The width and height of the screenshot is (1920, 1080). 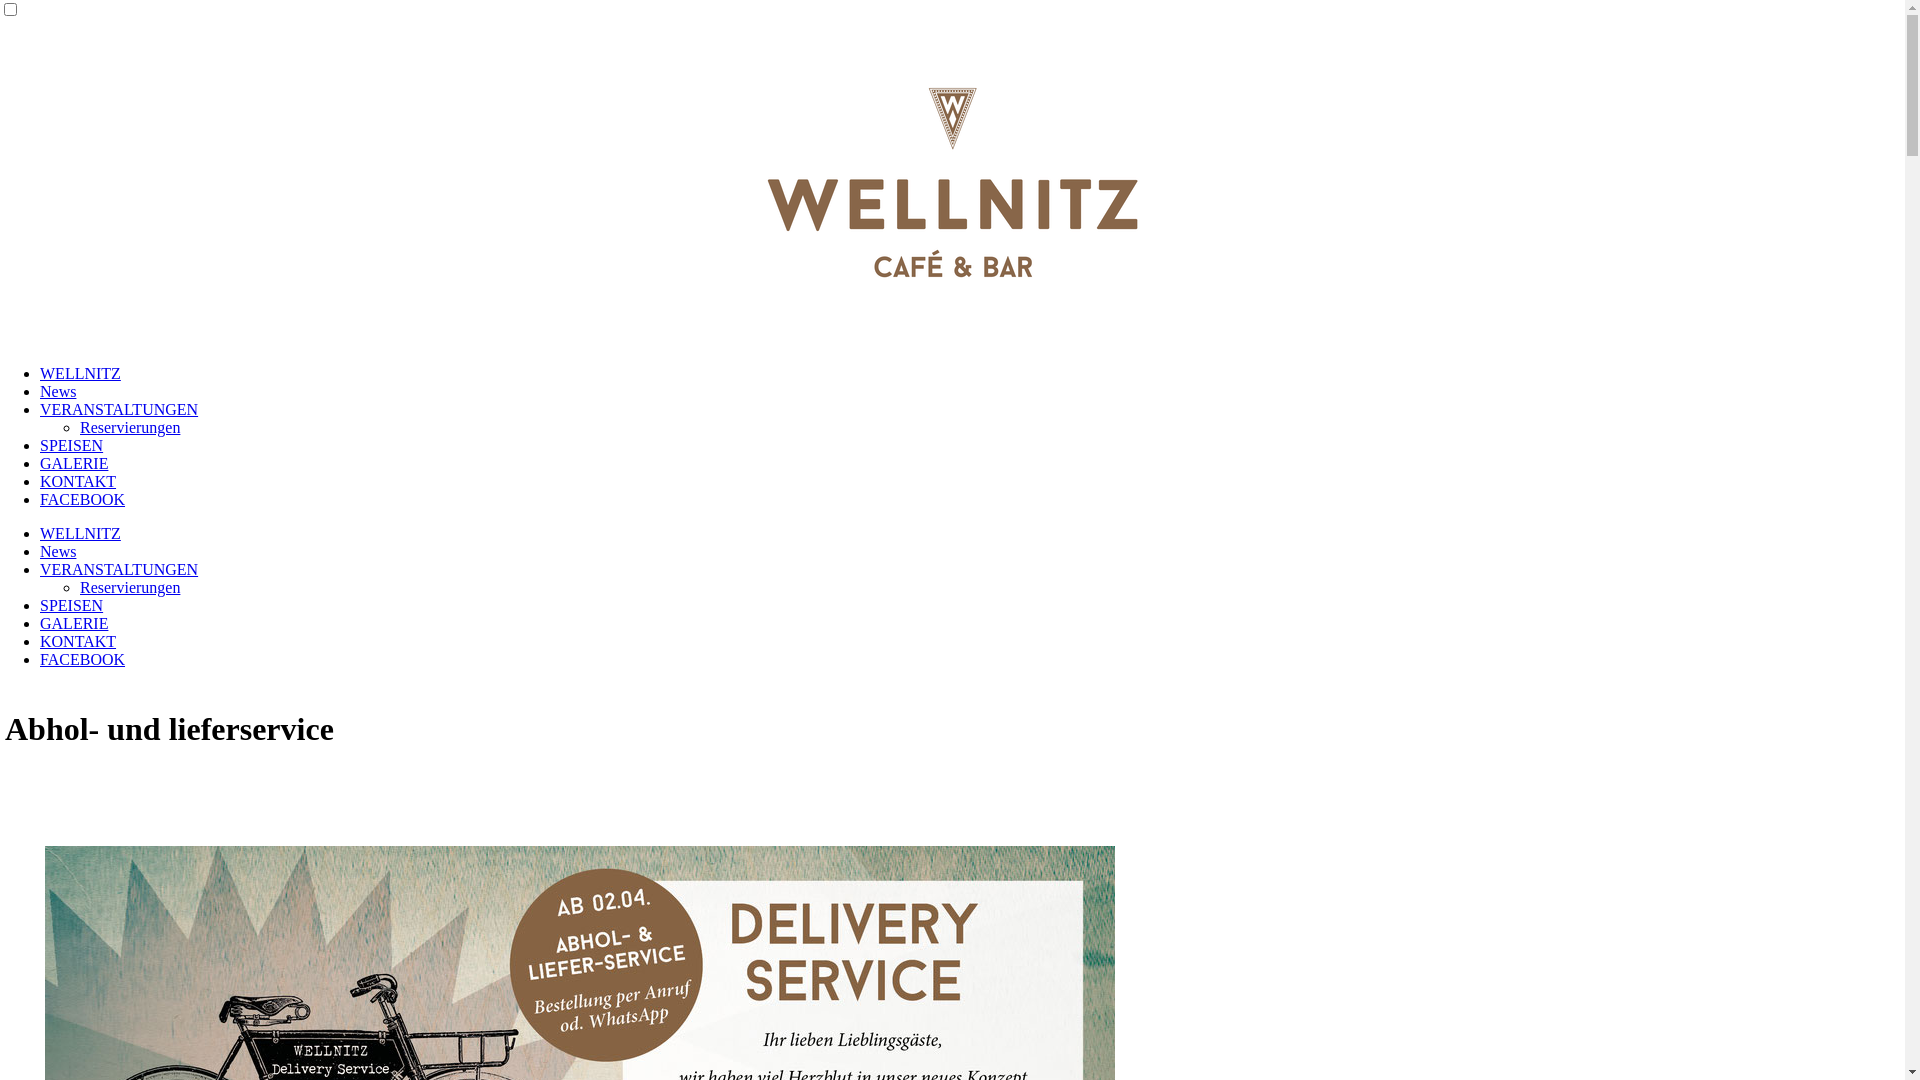 I want to click on 'Reservierungen', so click(x=128, y=586).